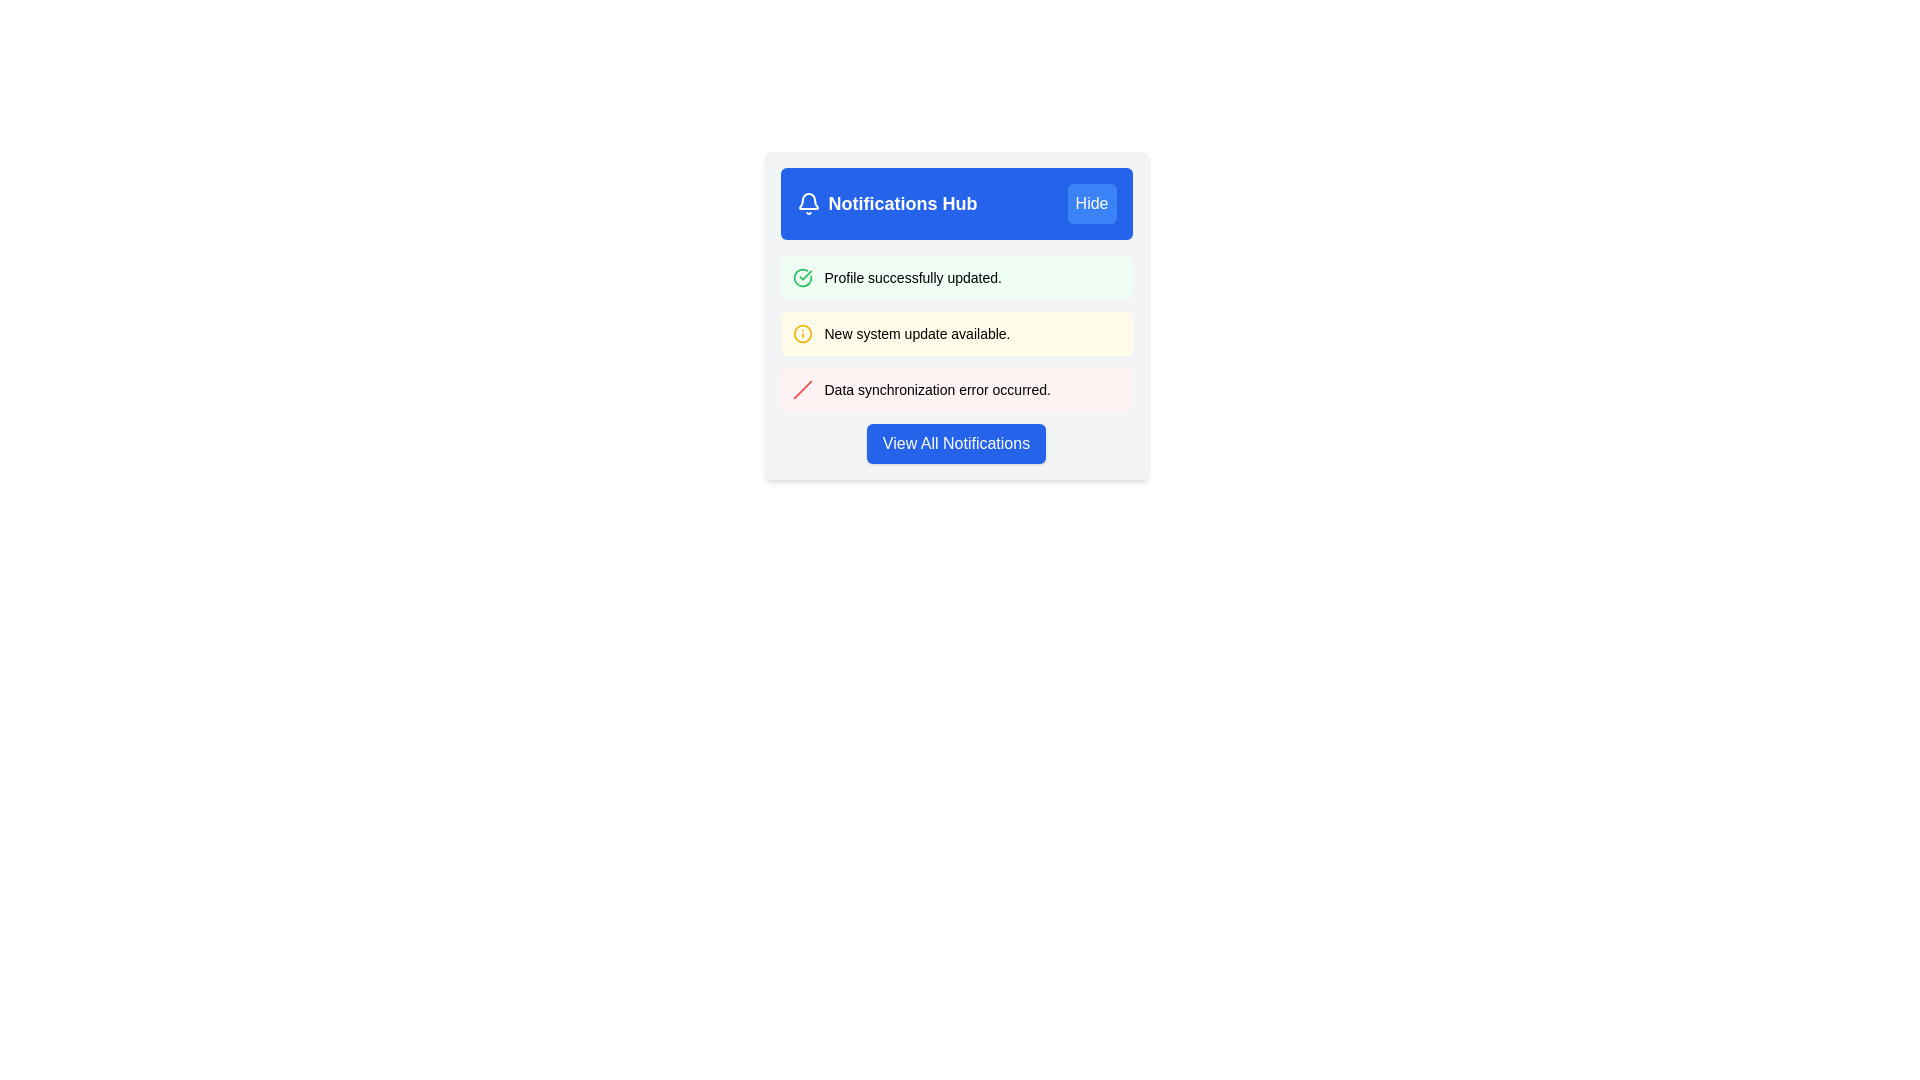 The width and height of the screenshot is (1920, 1080). Describe the element at coordinates (901, 204) in the screenshot. I see `the text label that serves as the title for the notification panel, located in the top bar and positioned to the right of a bell icon and to the left of a 'Hide' button` at that location.